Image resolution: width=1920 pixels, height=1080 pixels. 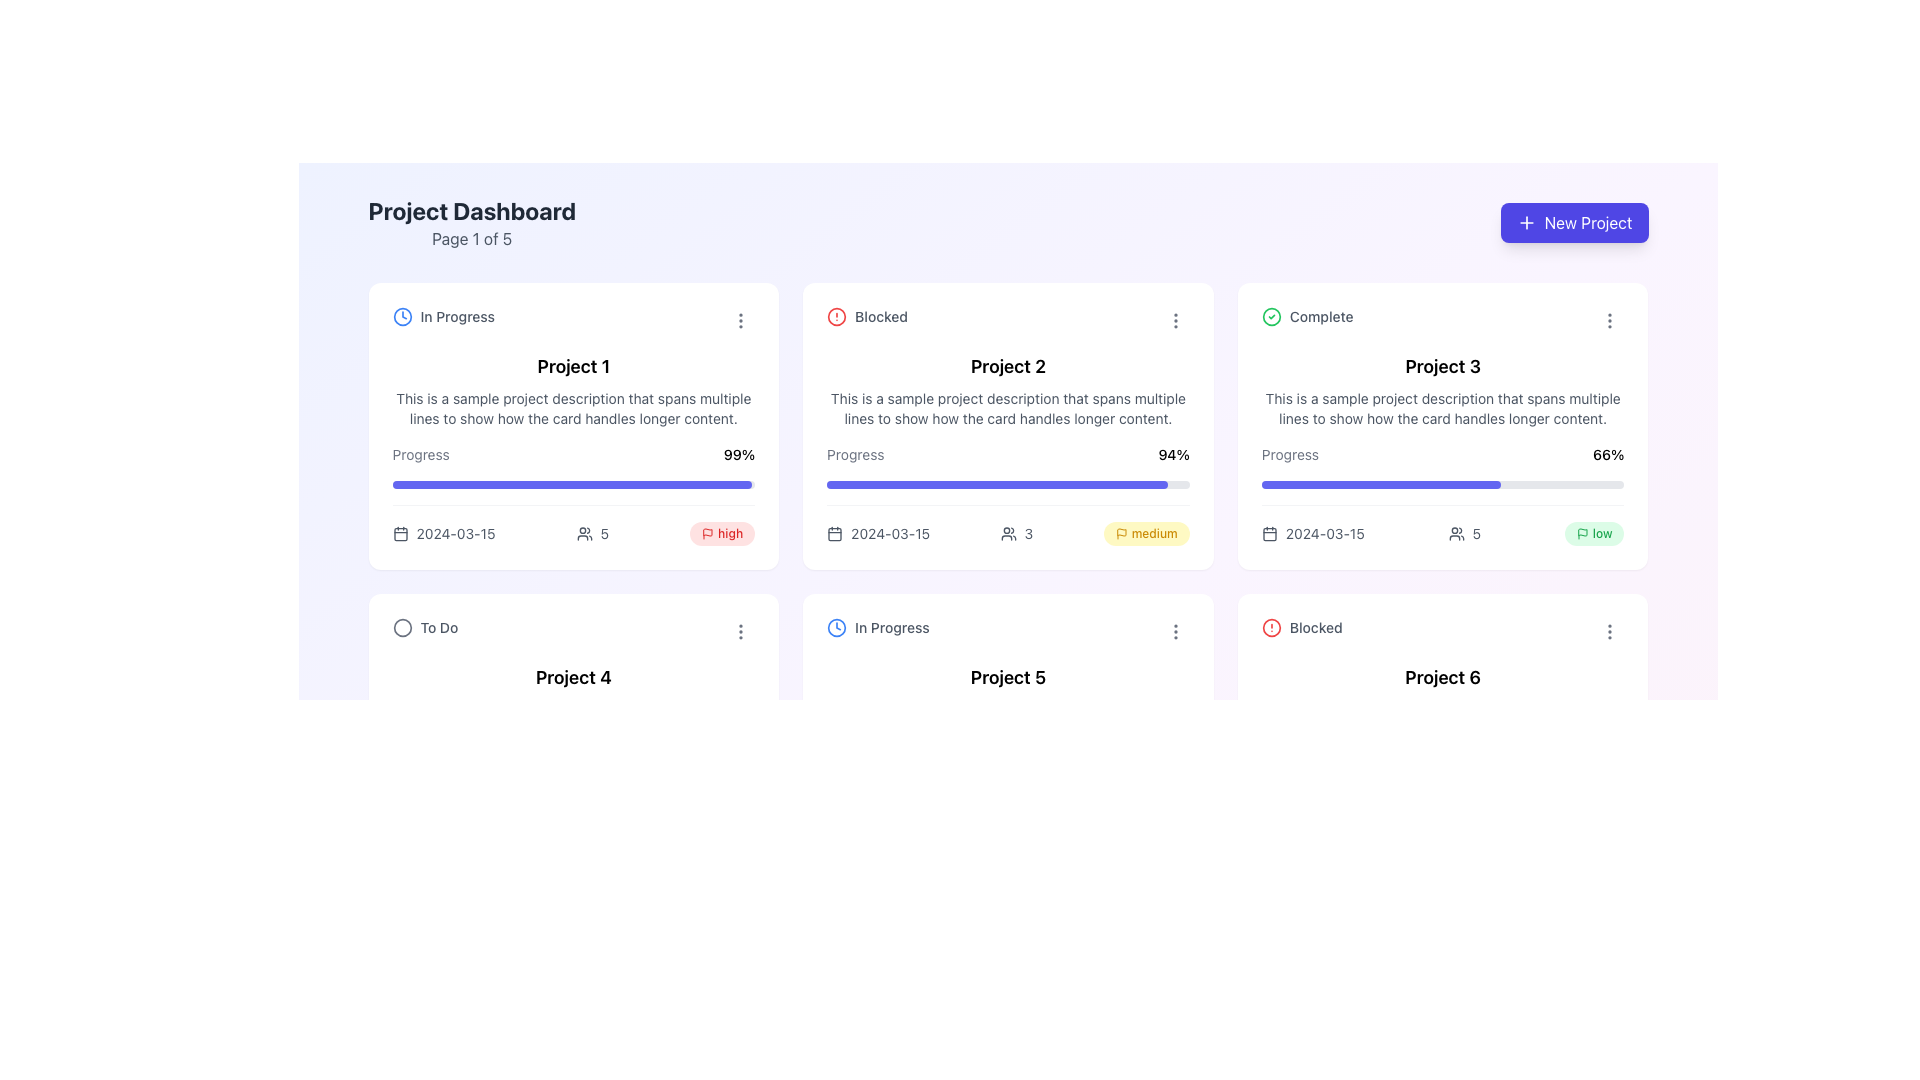 I want to click on the vertical ellipsis icon in the upper-right corner of the 'Project 3' card, so click(x=1610, y=319).